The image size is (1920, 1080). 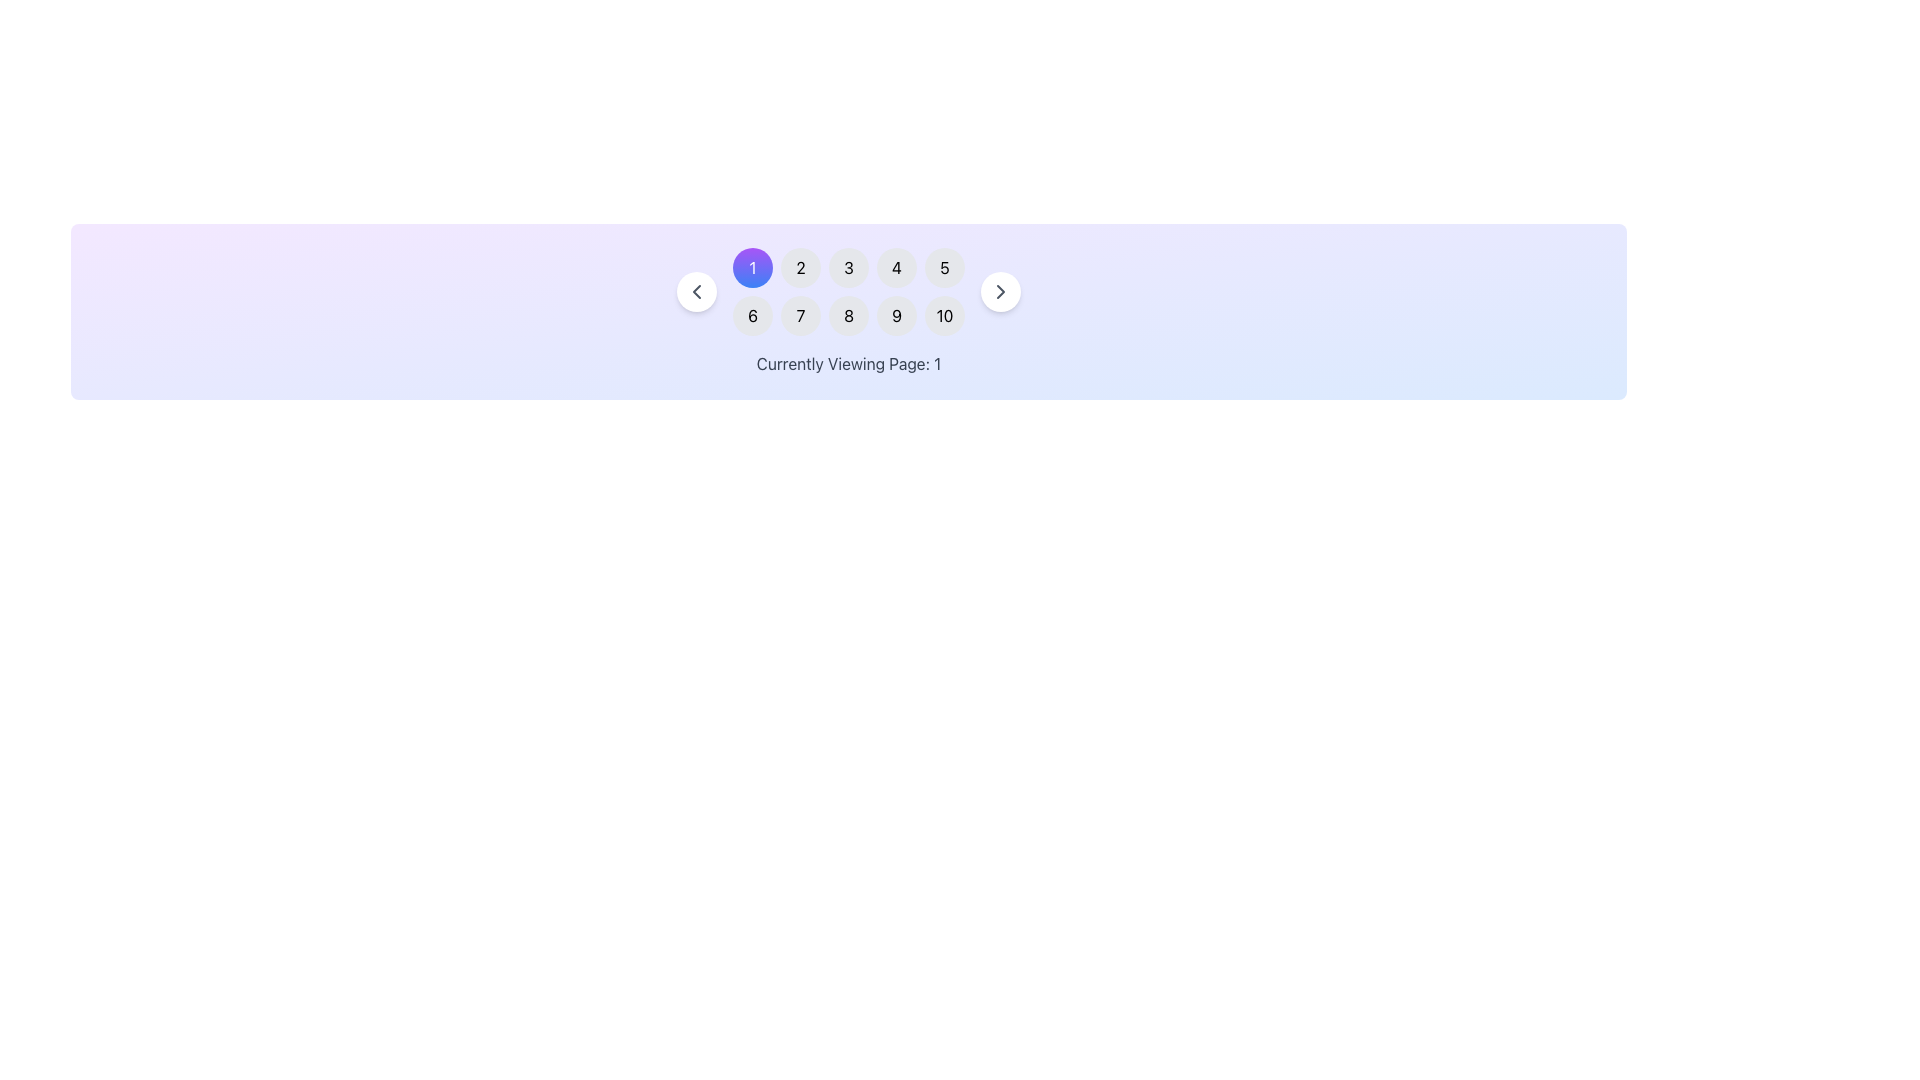 I want to click on the chevron icon located at the extreme right of the pagination control section, so click(x=1001, y=292).